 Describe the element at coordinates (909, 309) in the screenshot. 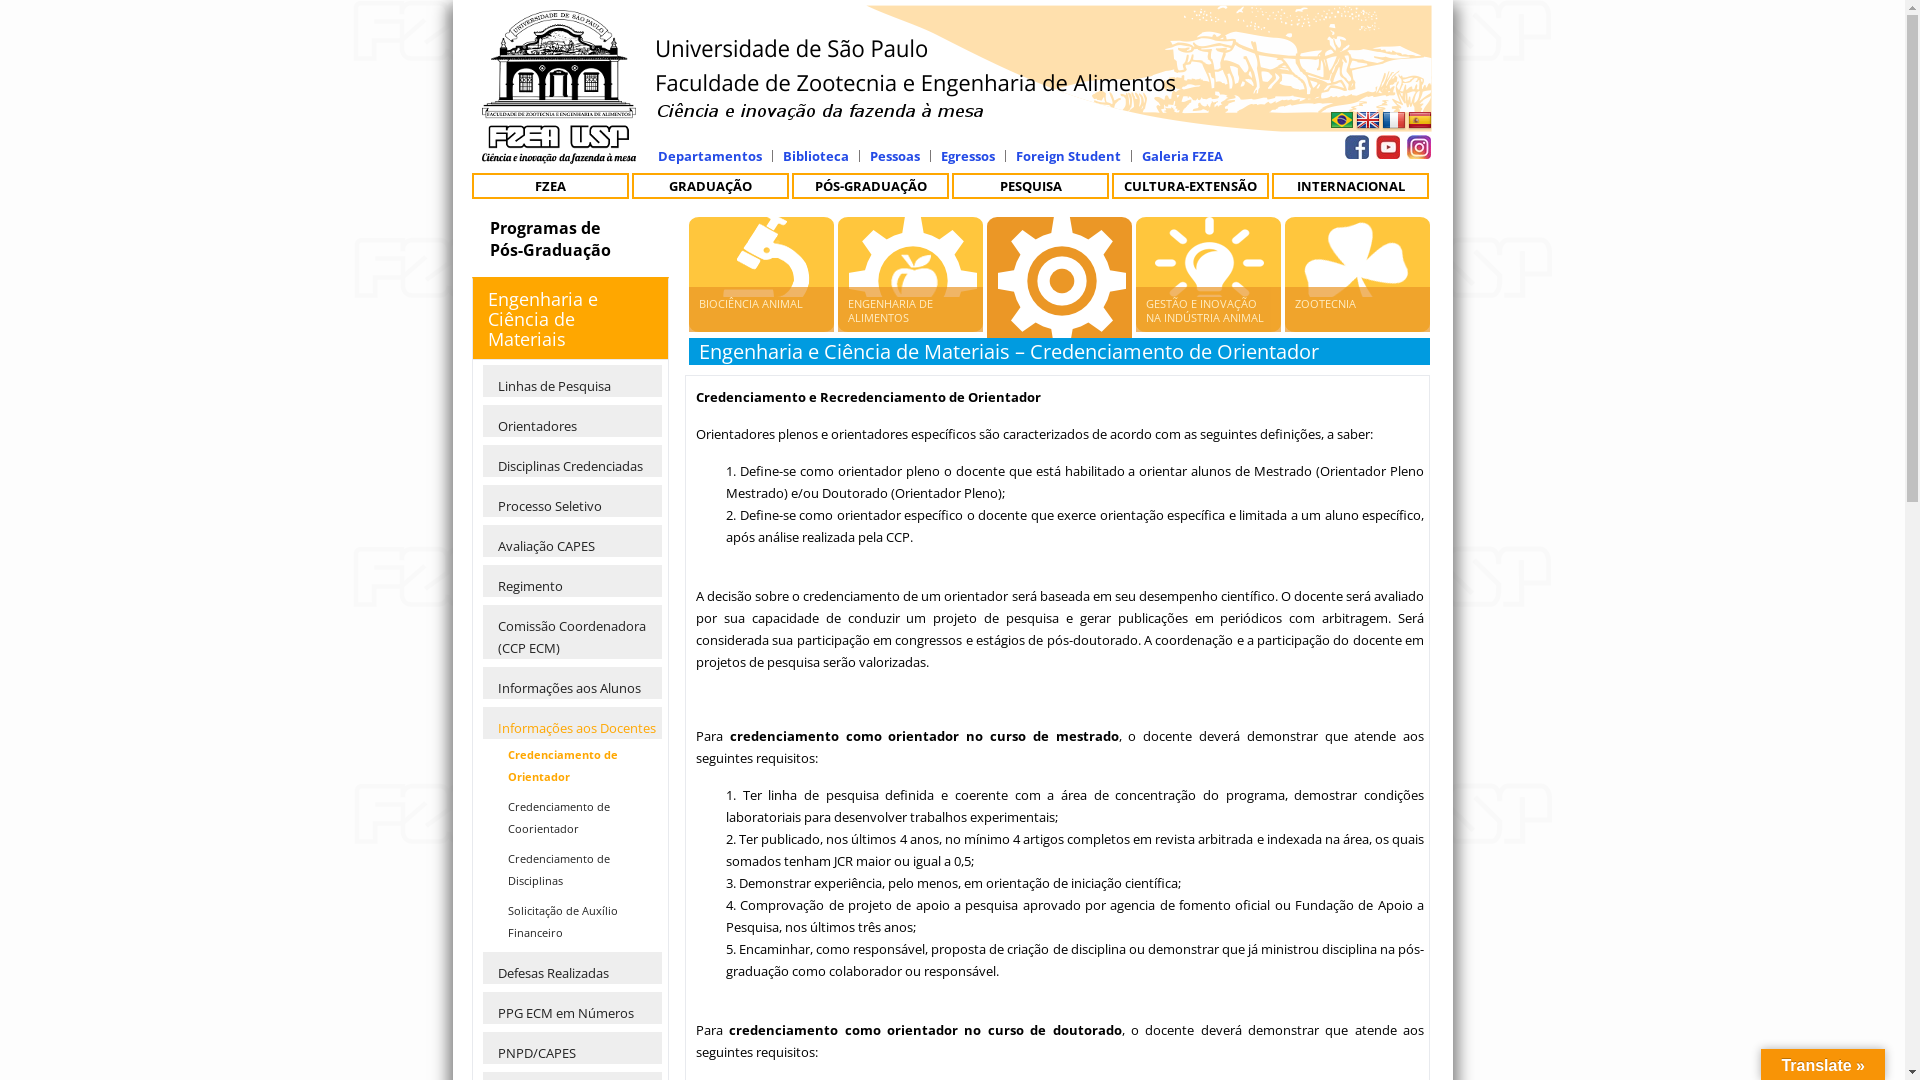

I see `'ENGENHARIA DE ALIMENTOS'` at that location.